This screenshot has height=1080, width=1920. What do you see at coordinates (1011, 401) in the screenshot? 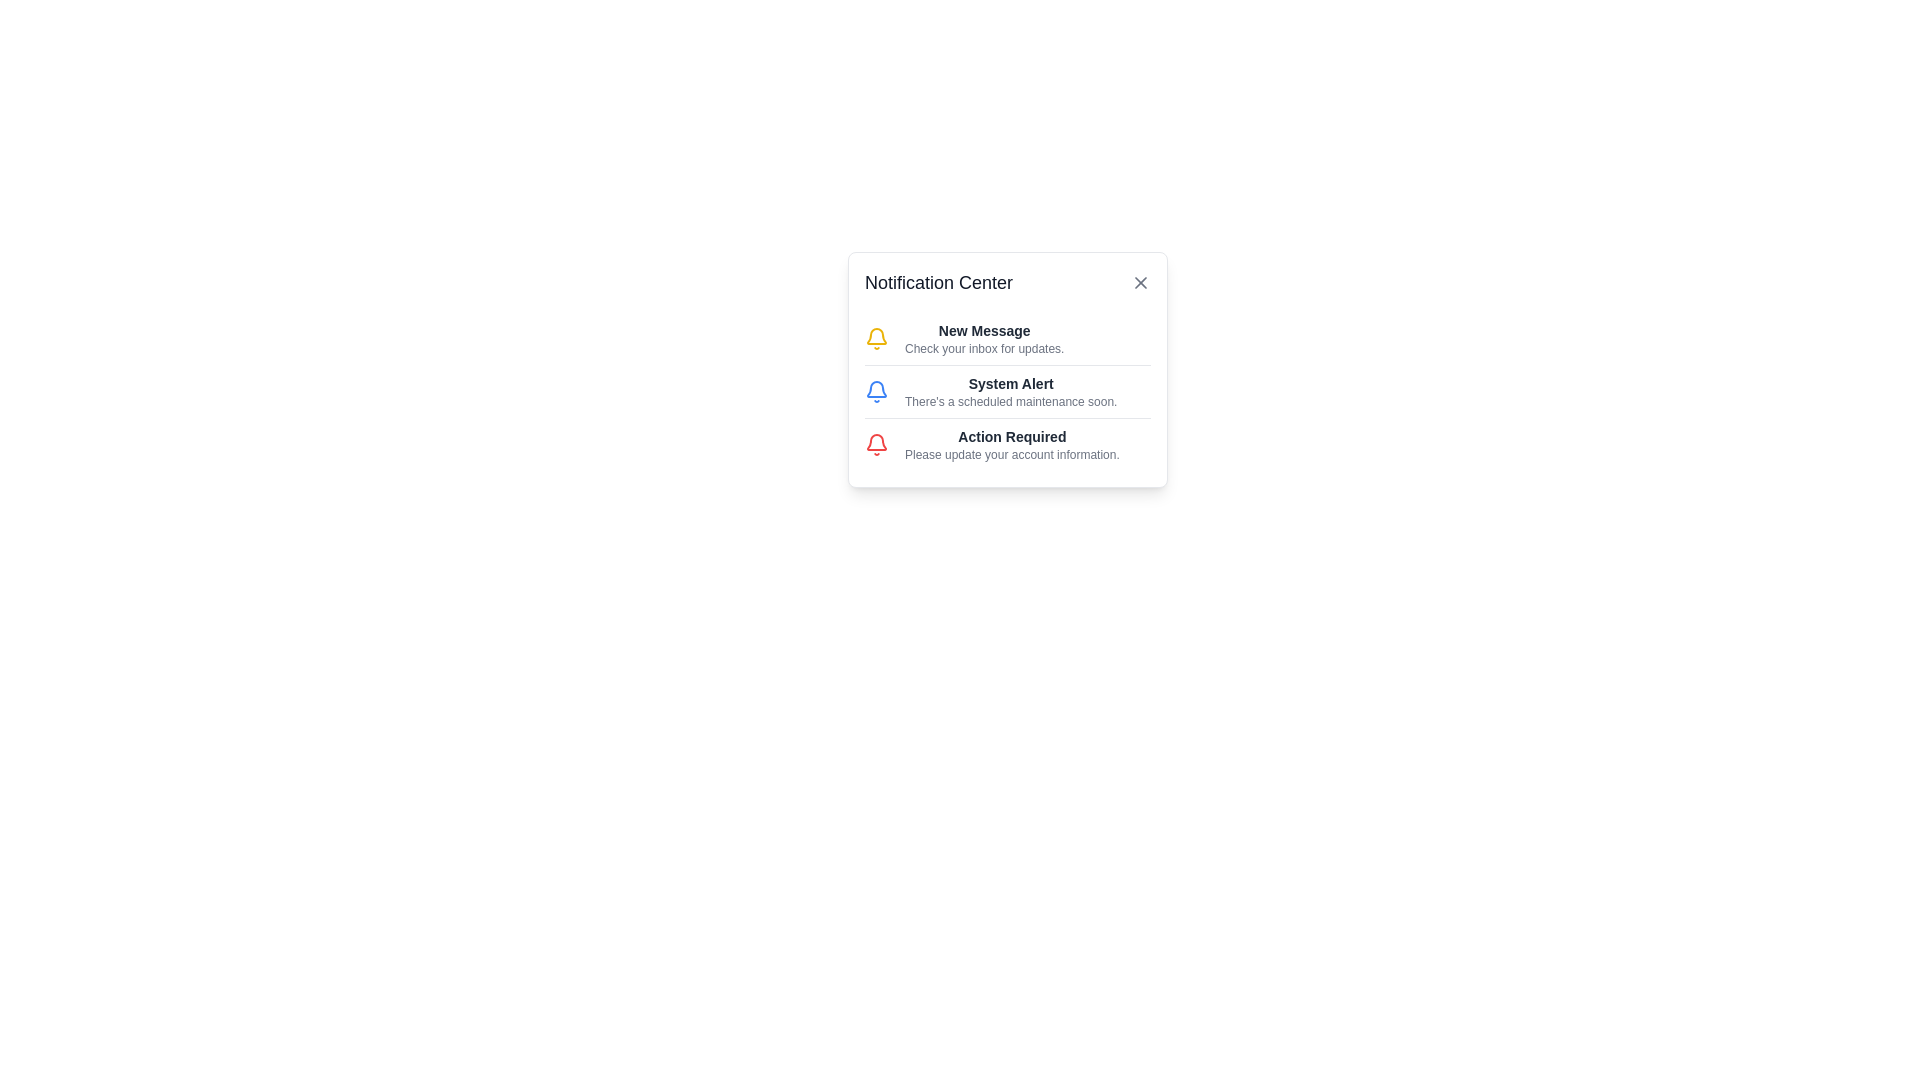
I see `notification text that alerts the user about 'a scheduled maintenance soon' located below the 'System Alert' headline` at bounding box center [1011, 401].